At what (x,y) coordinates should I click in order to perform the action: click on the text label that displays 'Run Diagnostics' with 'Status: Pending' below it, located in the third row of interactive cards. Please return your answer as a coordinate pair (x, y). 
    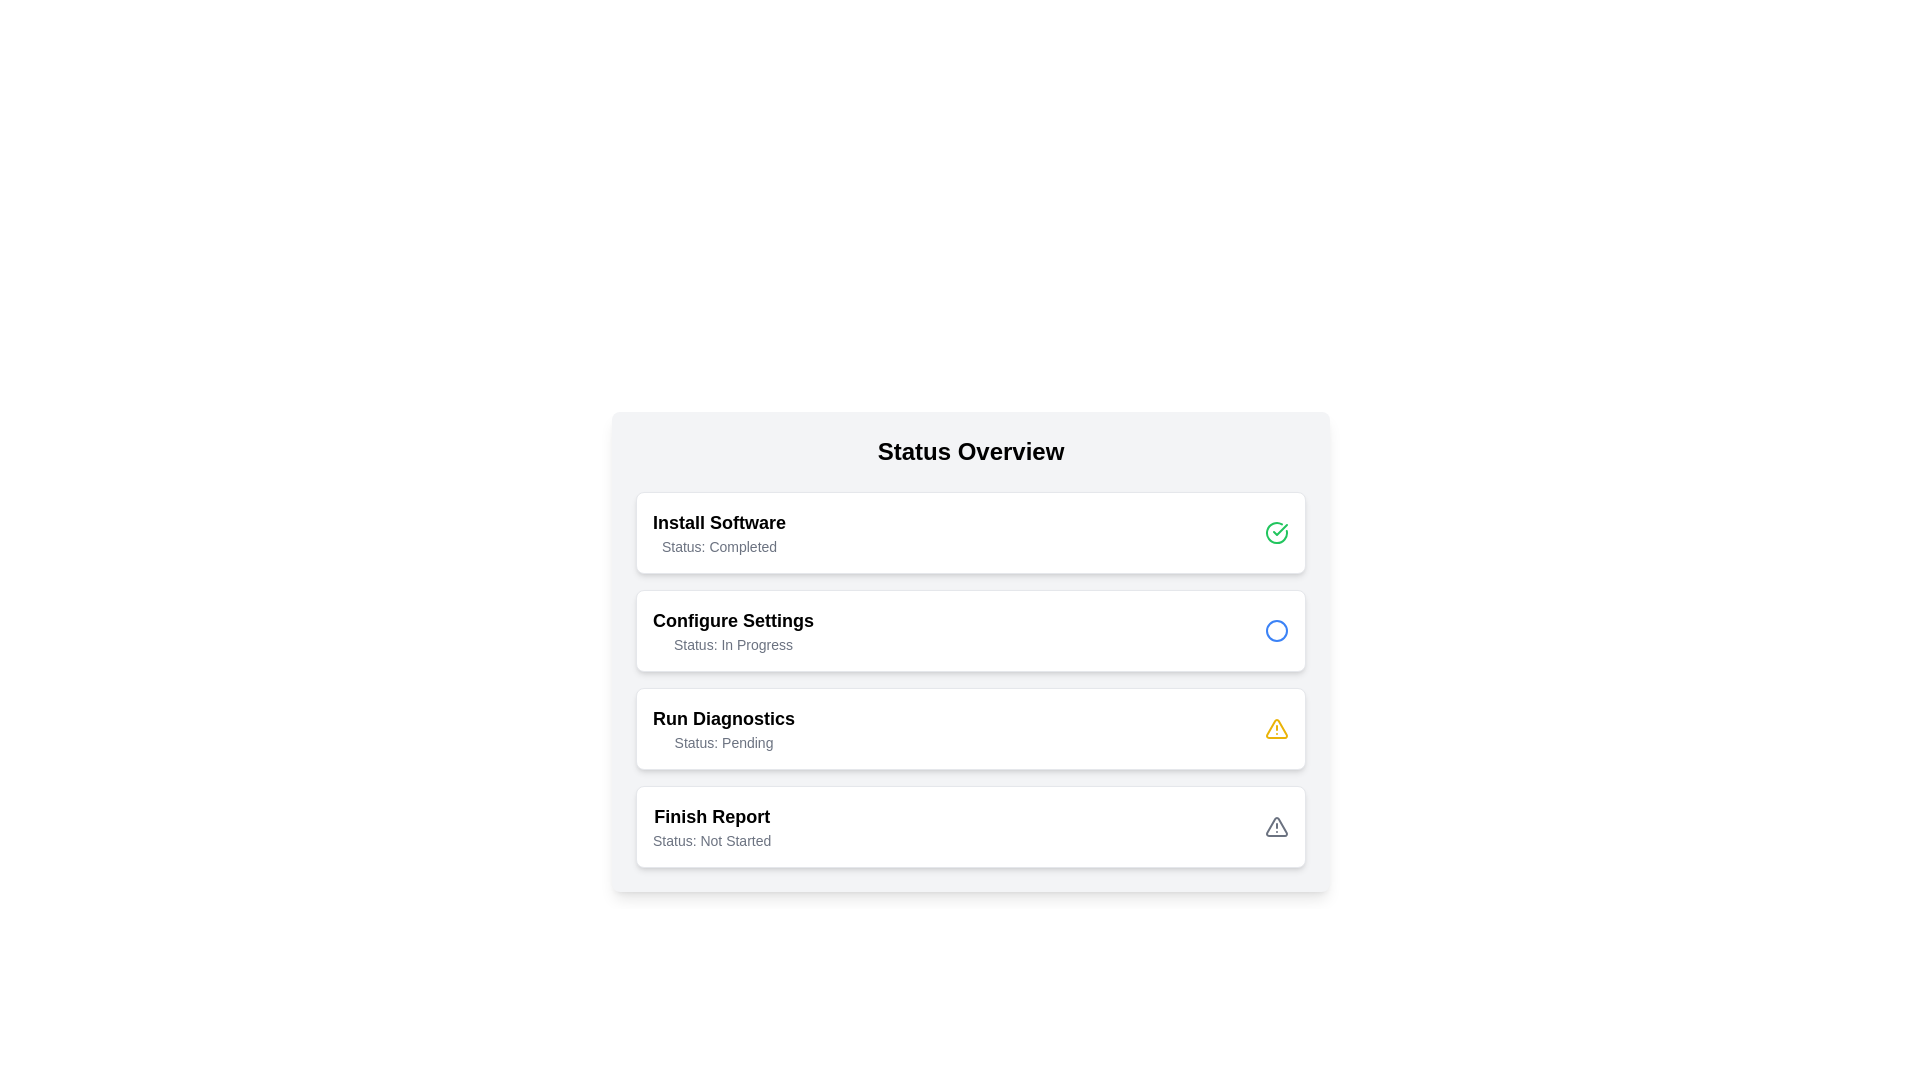
    Looking at the image, I should click on (723, 729).